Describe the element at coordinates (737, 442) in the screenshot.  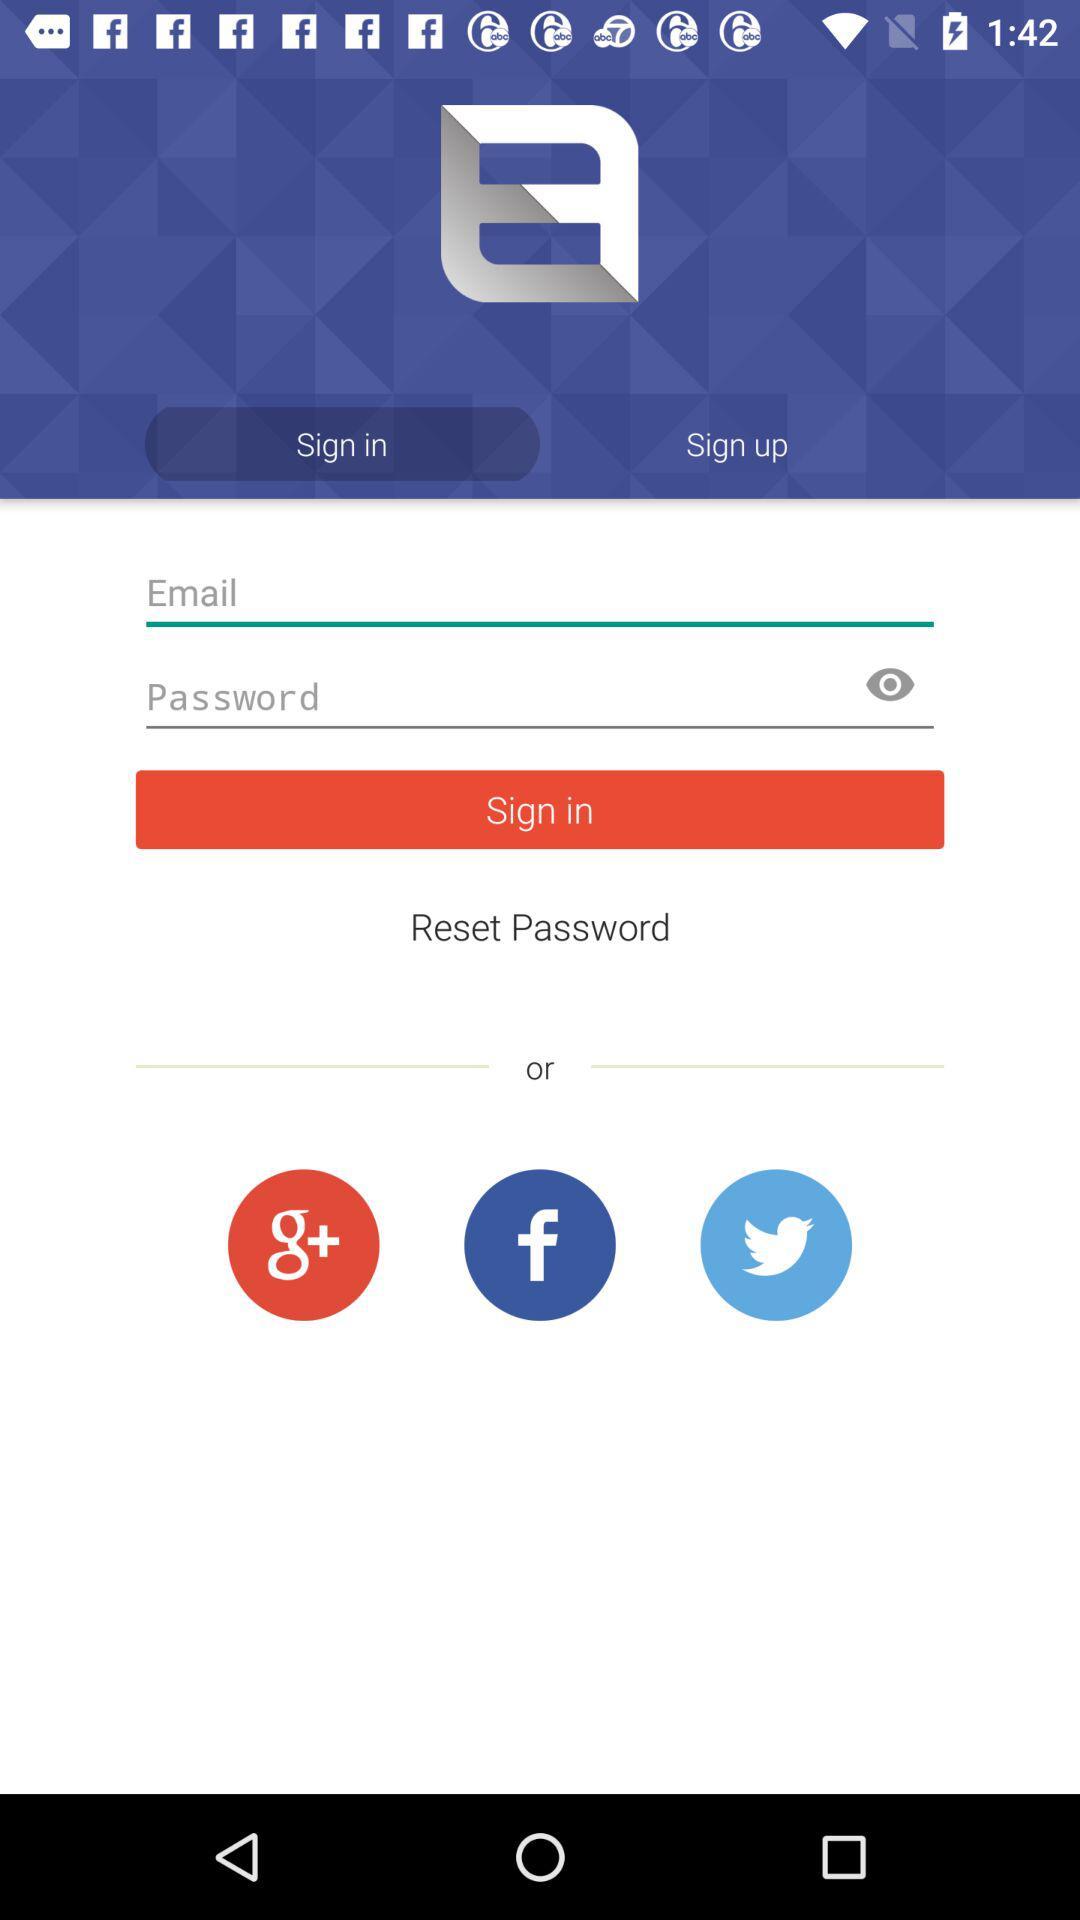
I see `the app to the right of the sign in icon` at that location.